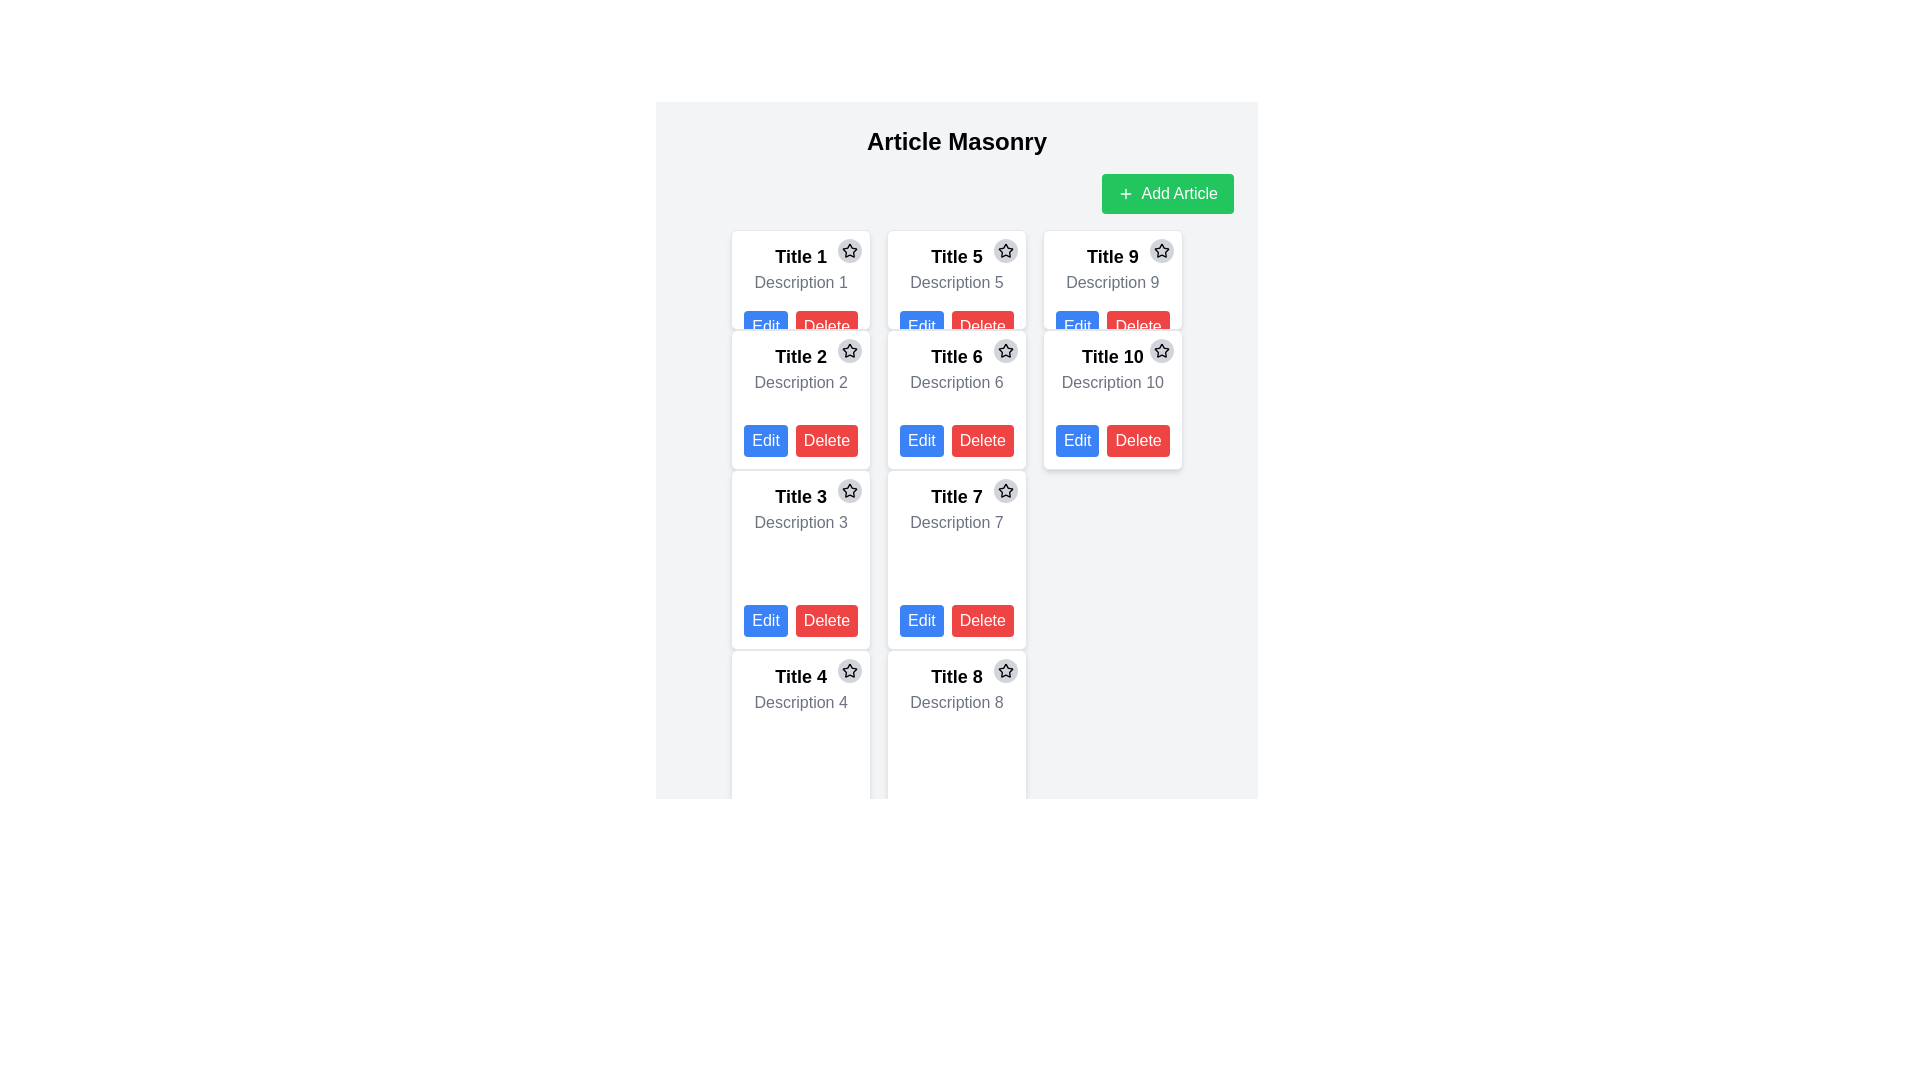  What do you see at coordinates (1161, 249) in the screenshot?
I see `the star-shaped icon outlined with a thin stroke located in the top-right corner of the card labeled 'Title 10'` at bounding box center [1161, 249].